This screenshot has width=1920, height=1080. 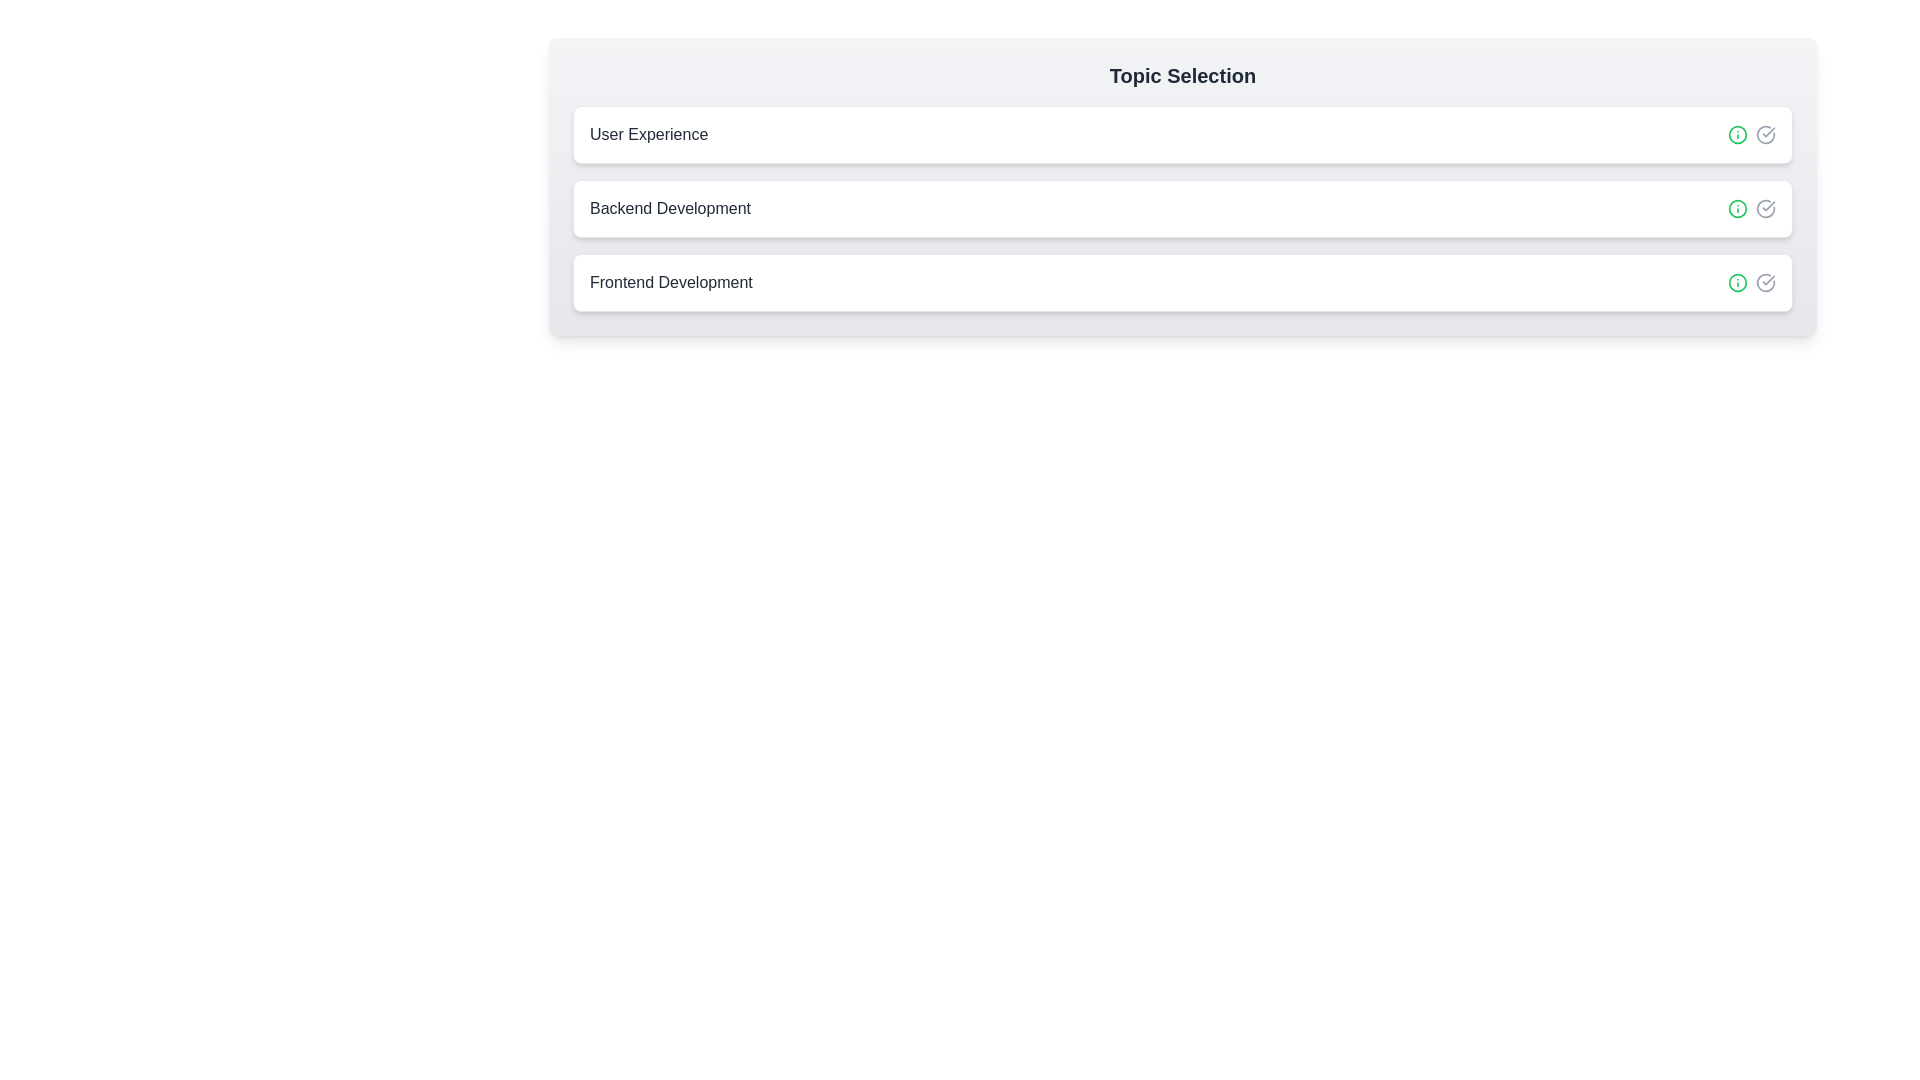 I want to click on the chip labeled Frontend Development to select it, so click(x=1182, y=282).